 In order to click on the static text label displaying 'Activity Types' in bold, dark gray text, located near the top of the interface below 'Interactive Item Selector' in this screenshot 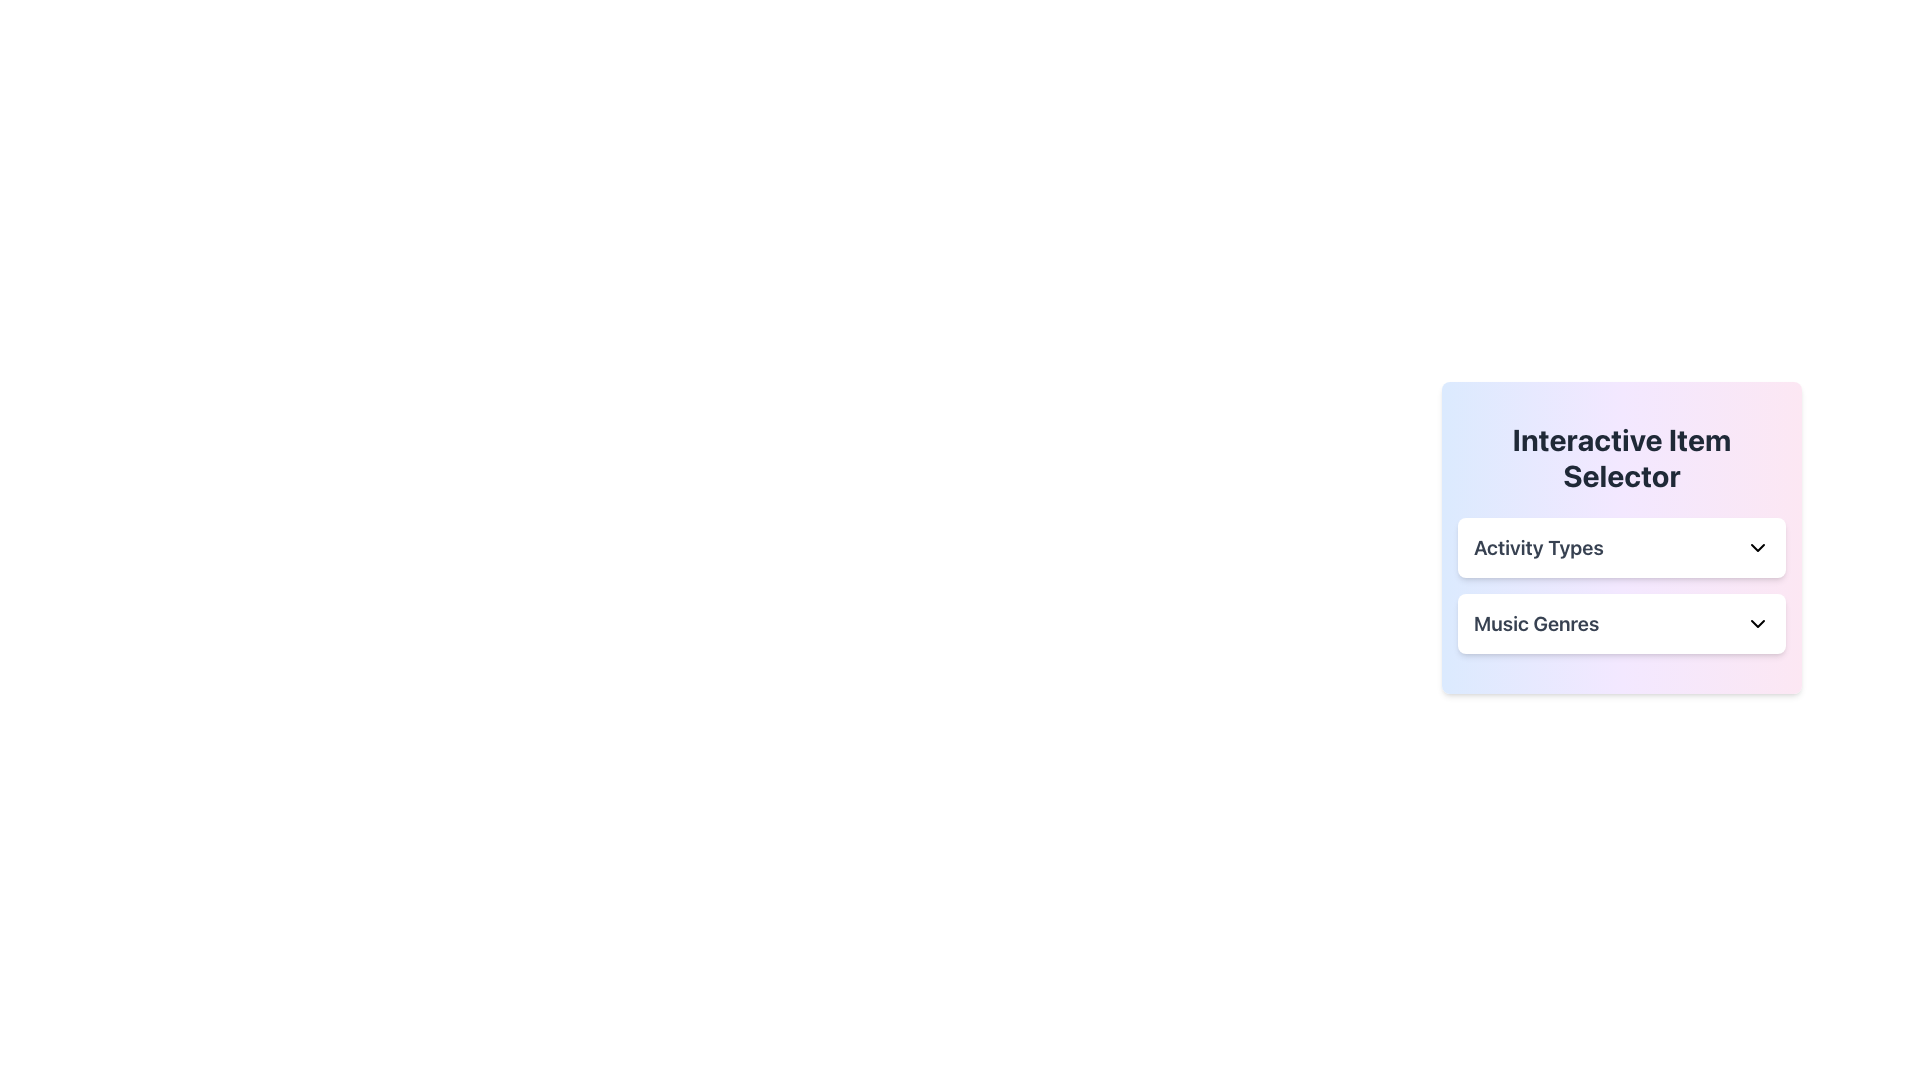, I will do `click(1537, 547)`.